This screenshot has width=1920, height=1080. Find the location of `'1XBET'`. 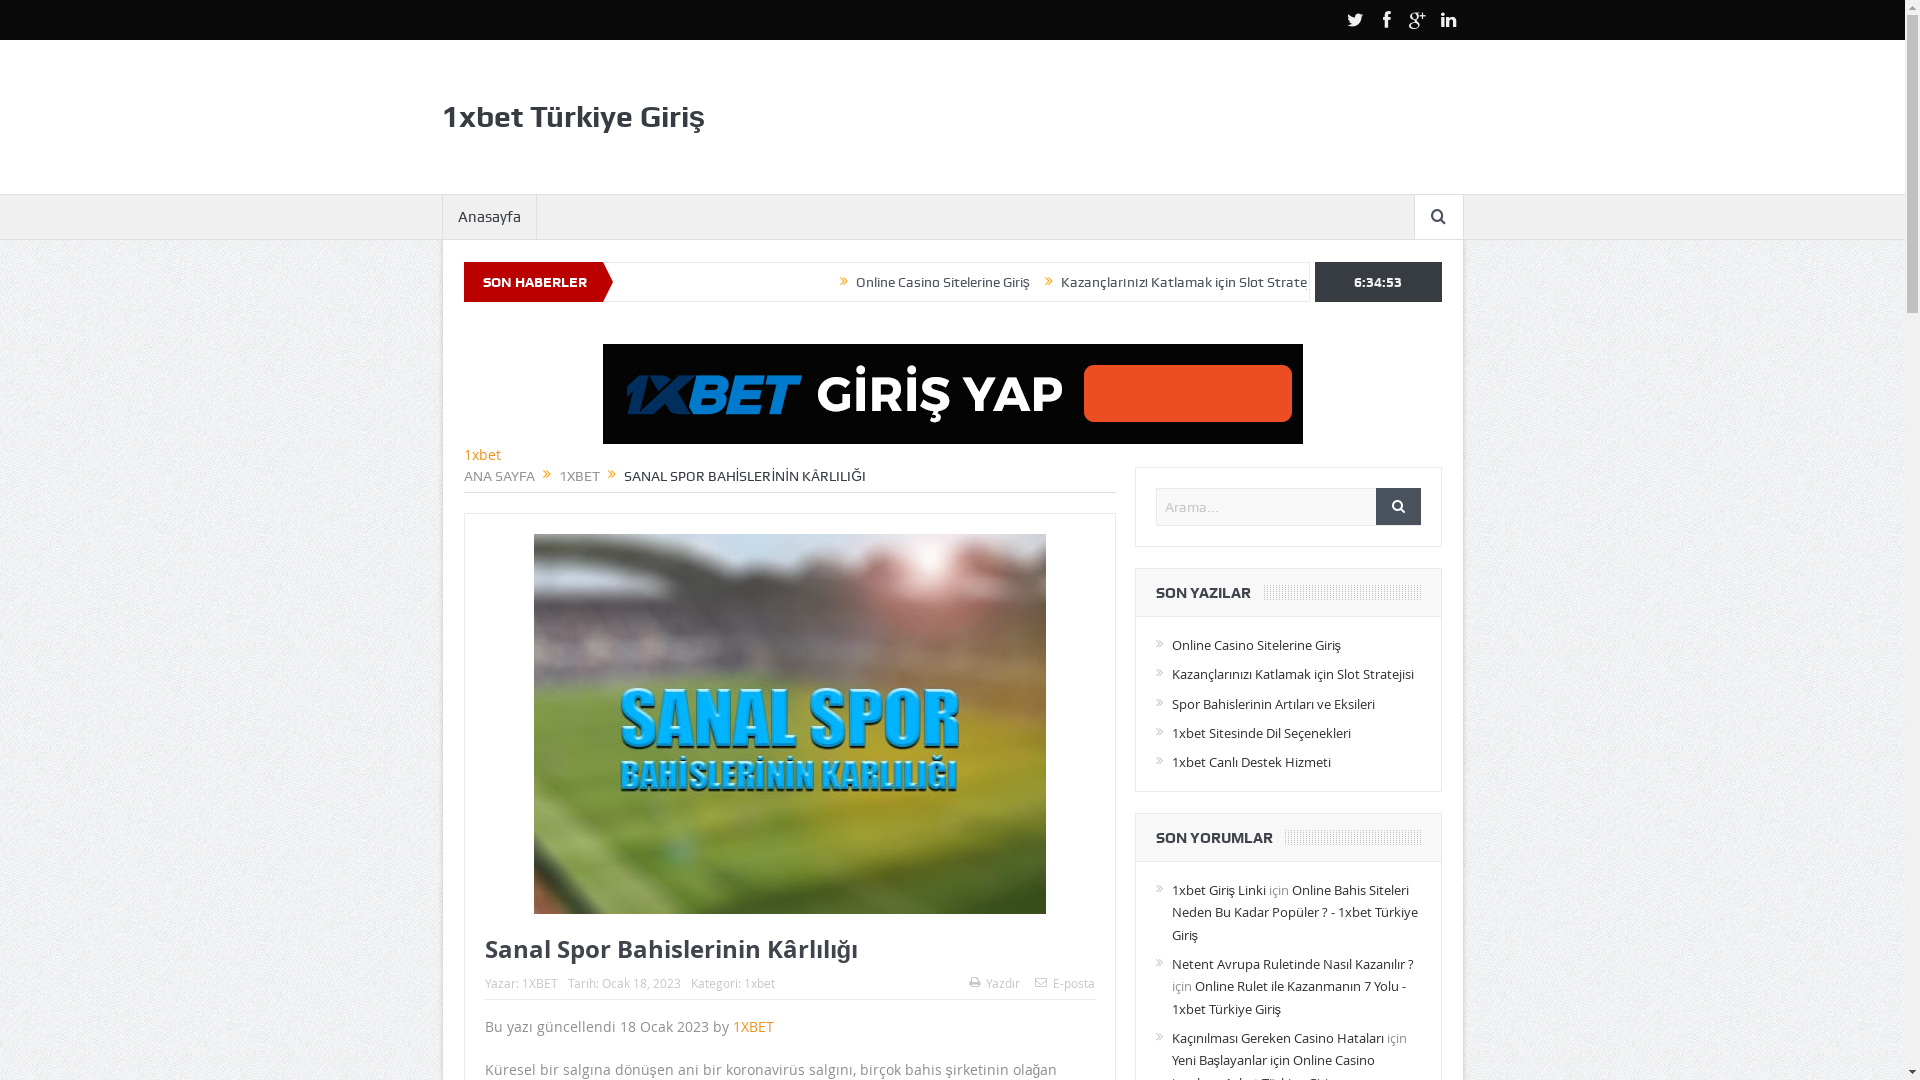

'1XBET' is located at coordinates (751, 1026).